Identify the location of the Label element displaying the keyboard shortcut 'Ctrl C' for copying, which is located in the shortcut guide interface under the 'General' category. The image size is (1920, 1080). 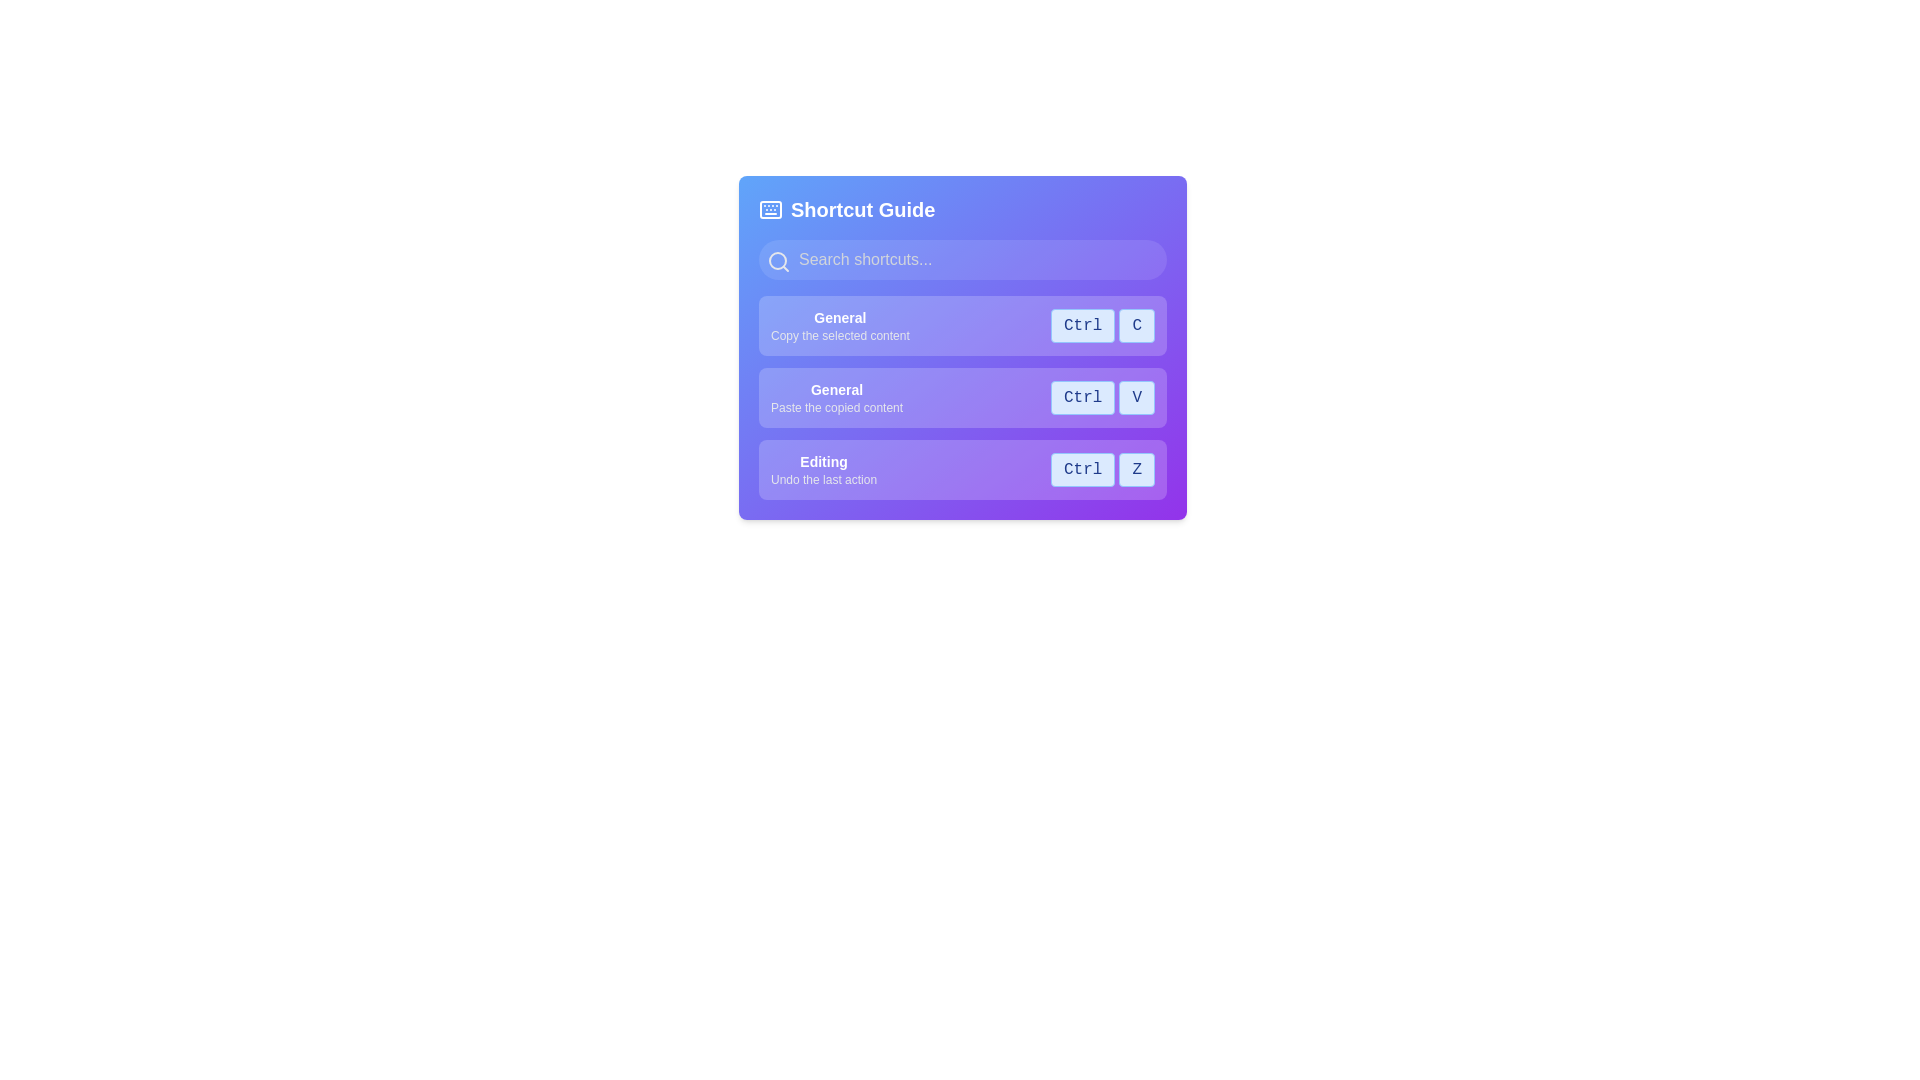
(1102, 325).